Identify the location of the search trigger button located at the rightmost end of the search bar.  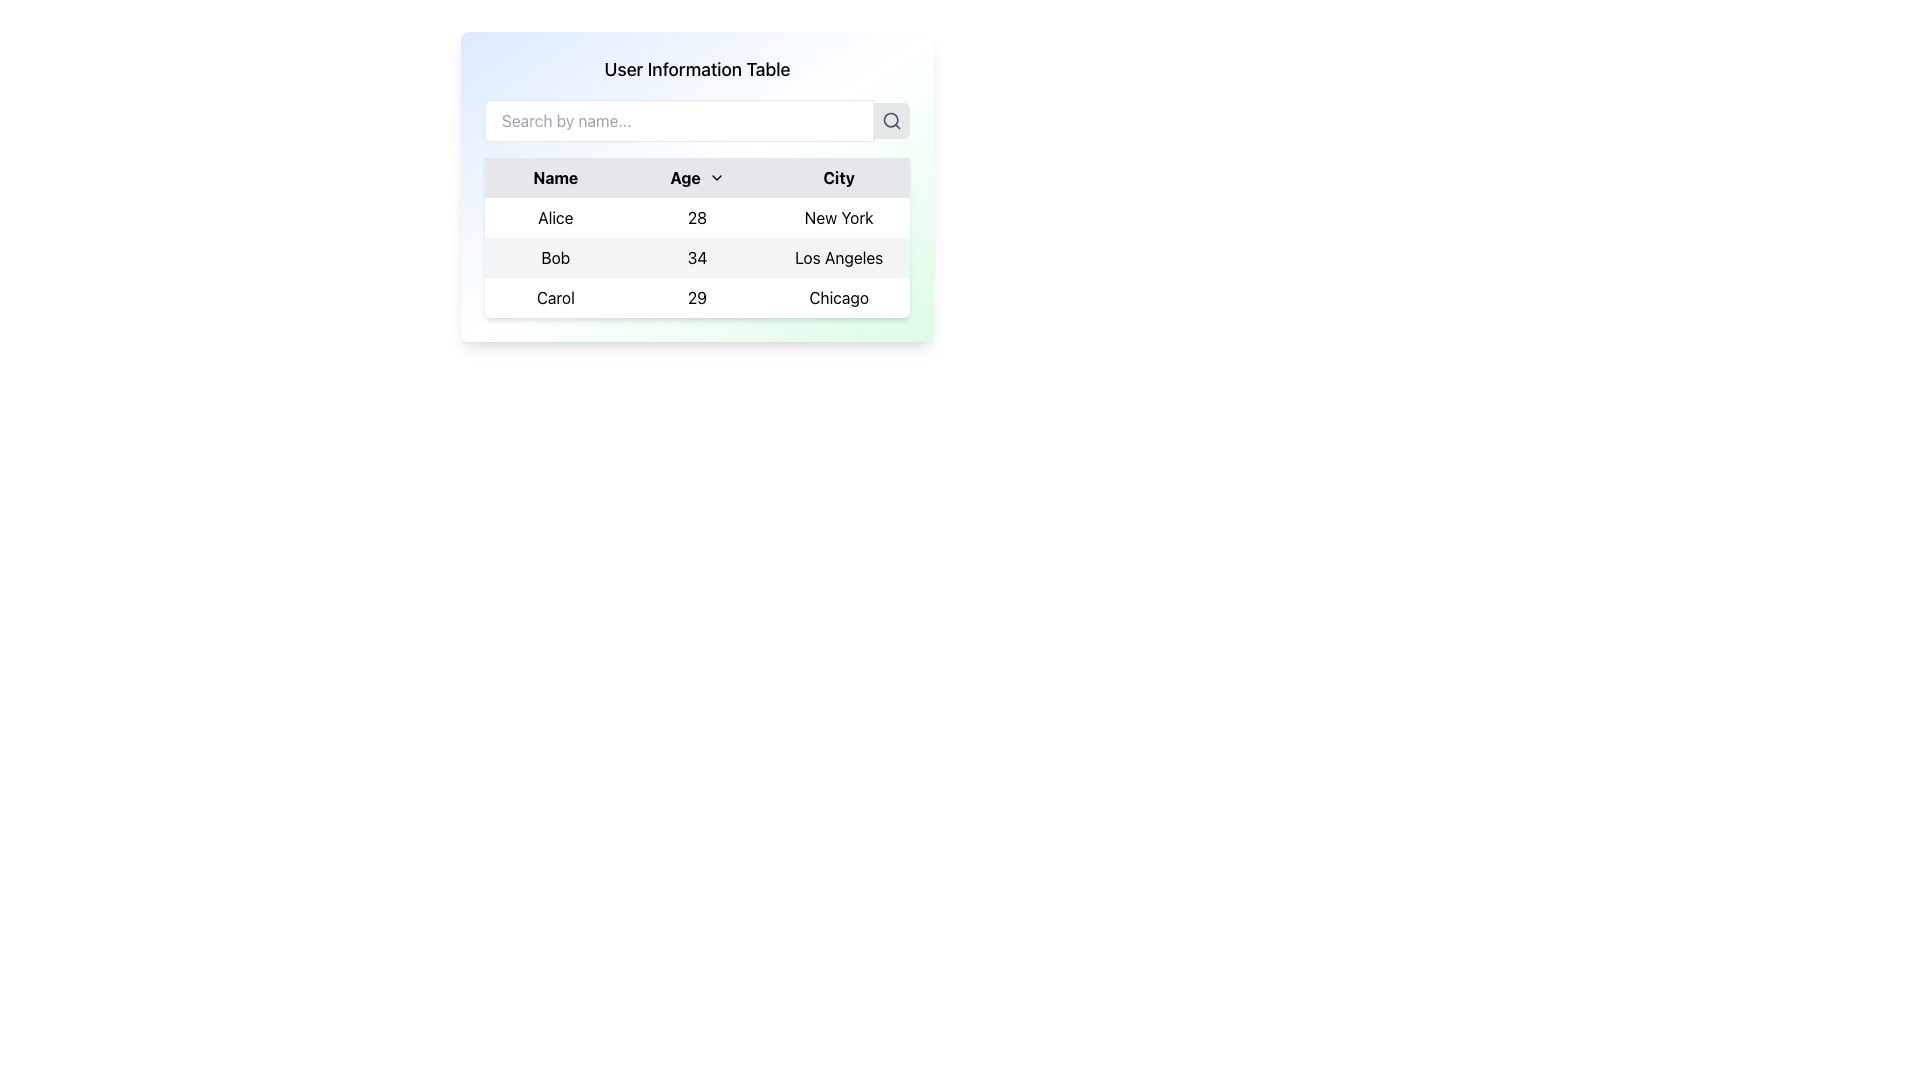
(891, 120).